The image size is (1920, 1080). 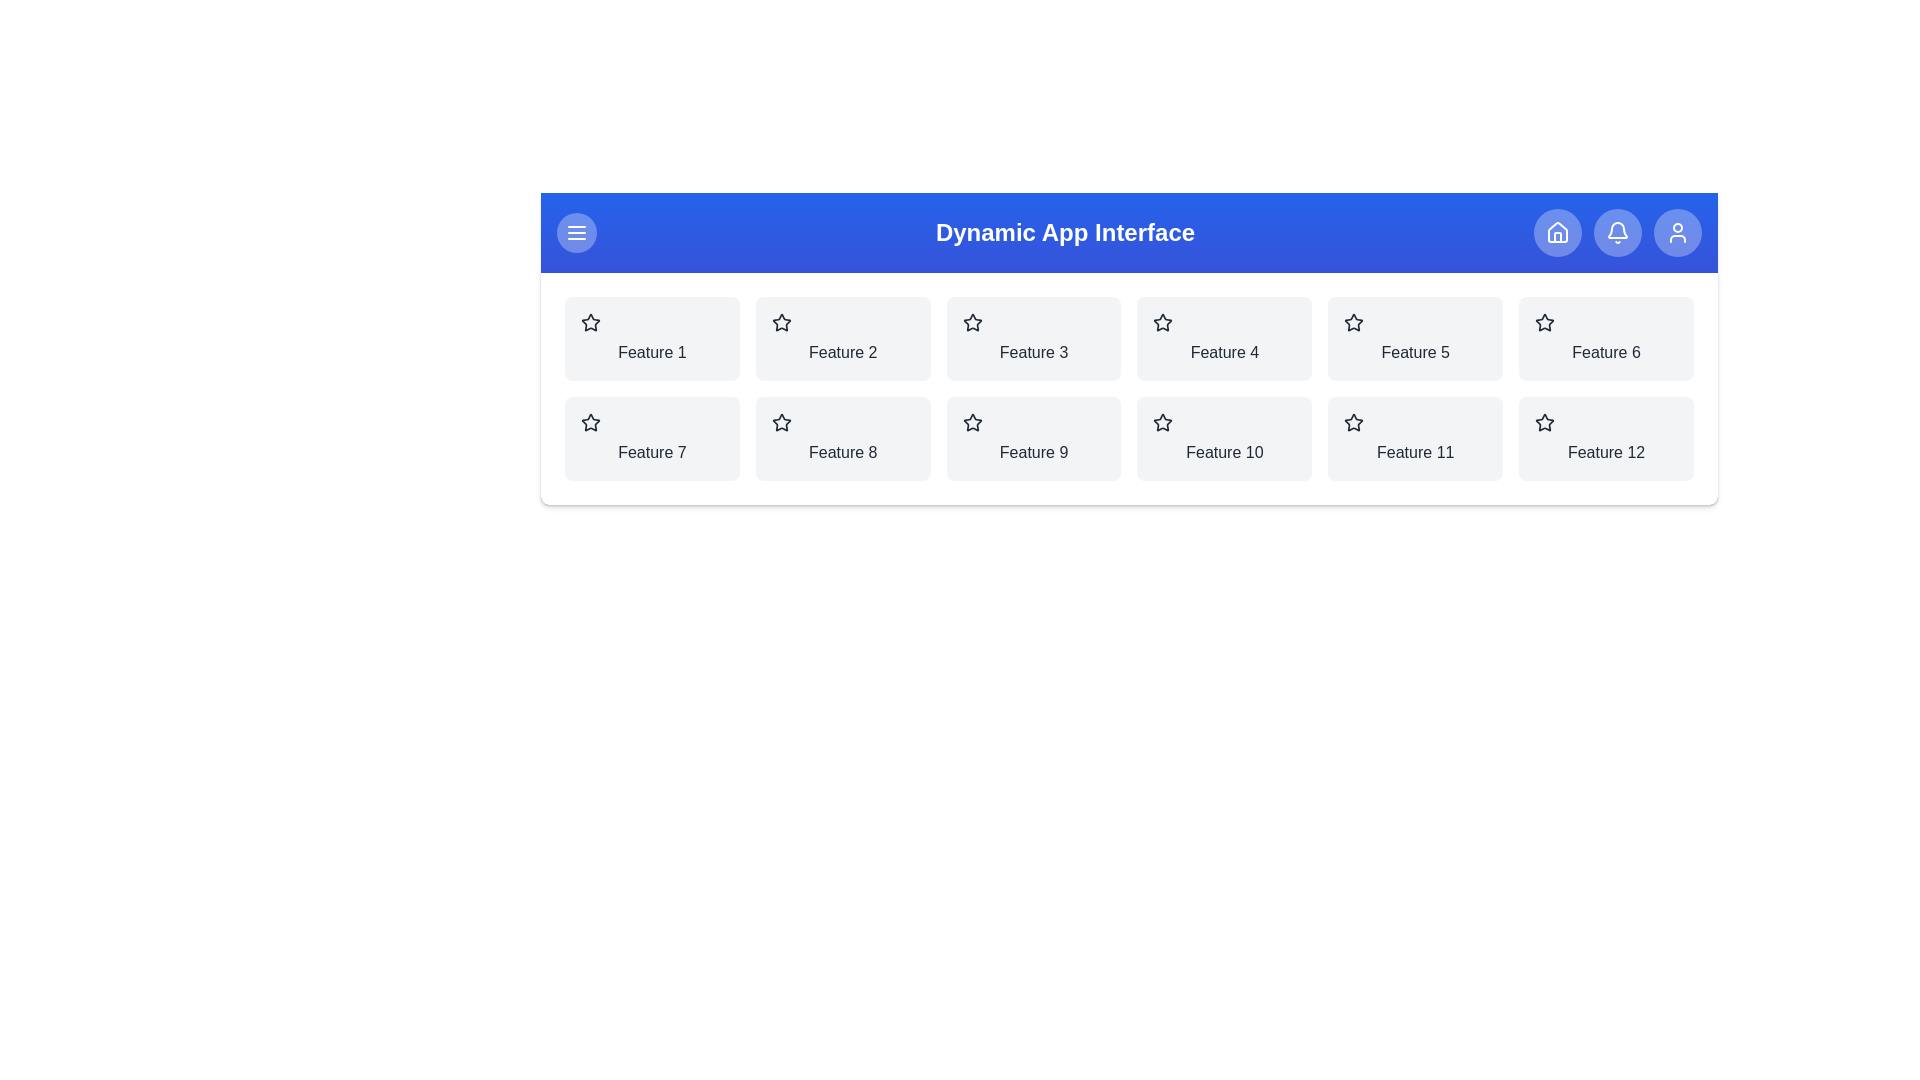 I want to click on the 'Home' button in the navigation bar, so click(x=1557, y=231).